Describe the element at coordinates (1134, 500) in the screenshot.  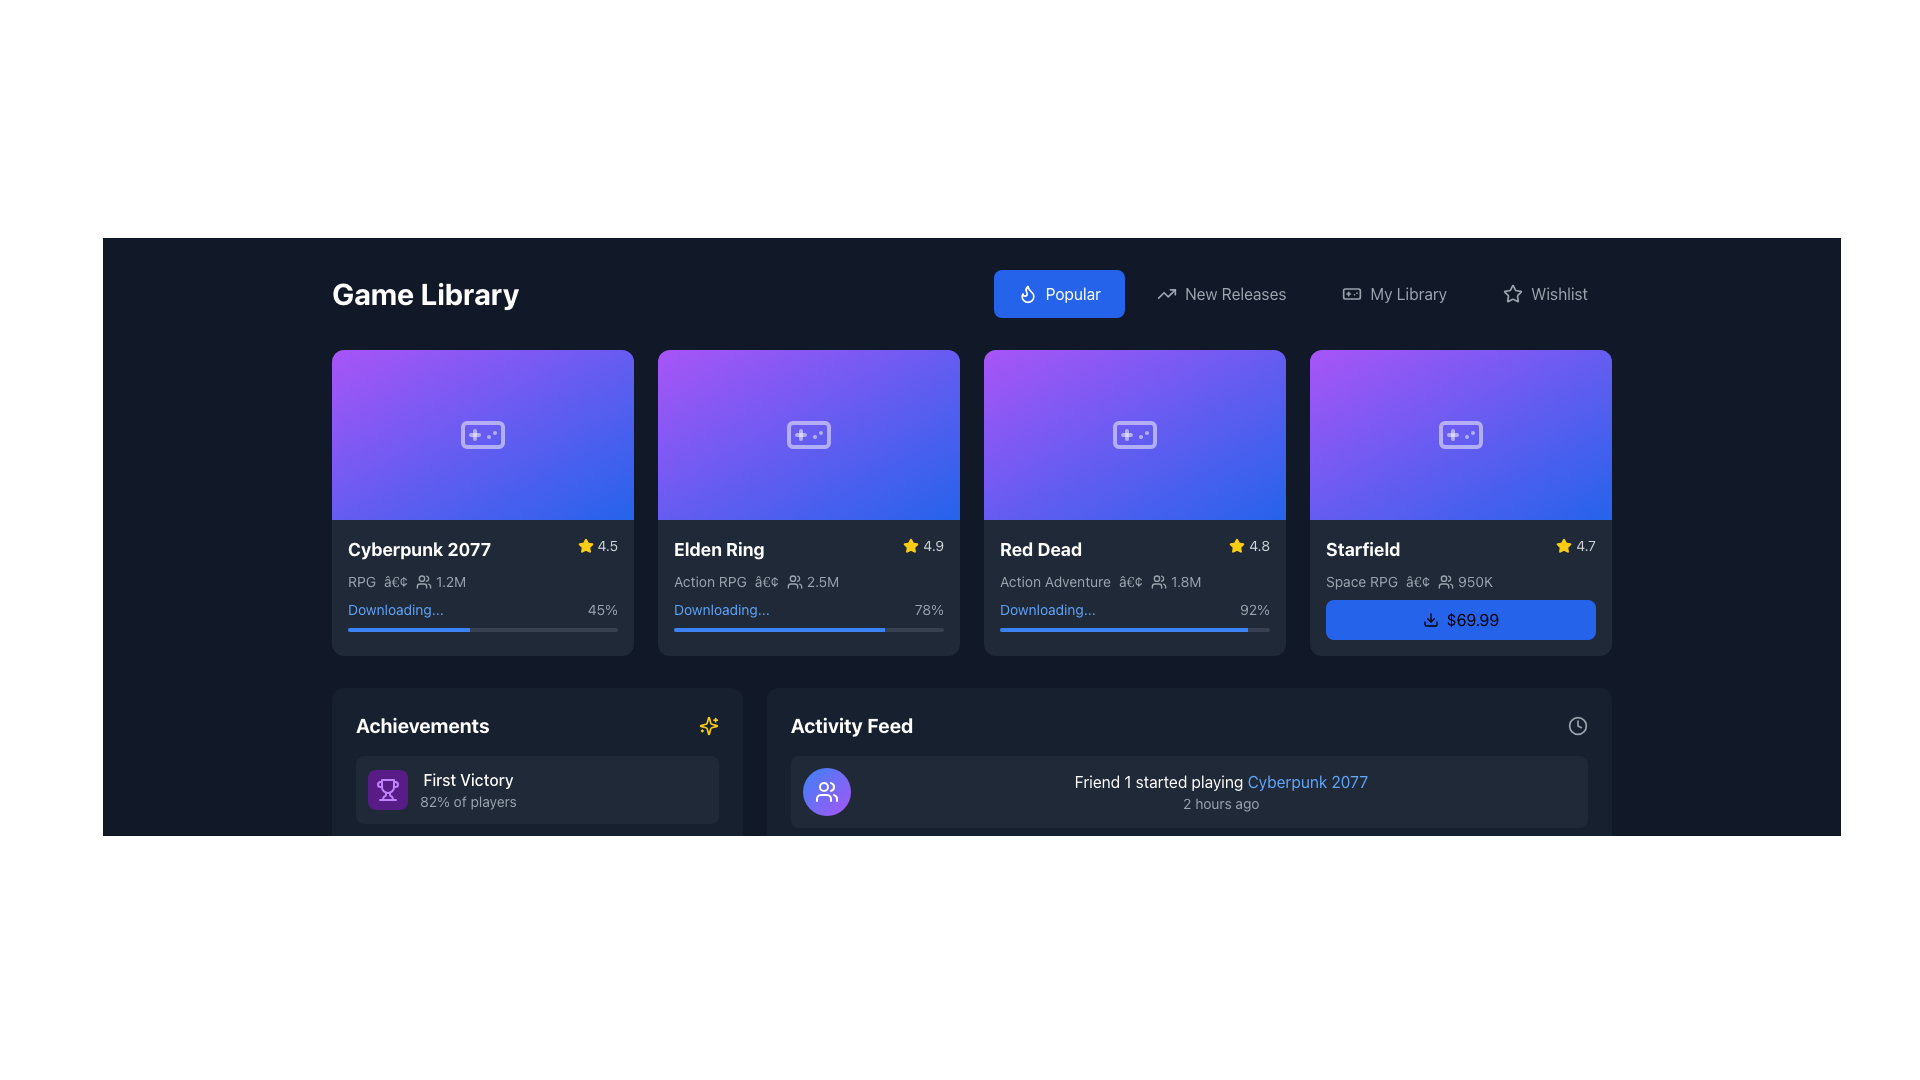
I see `the third card in the horizontal grid under the 'Popular' tab, which features a purple` at that location.